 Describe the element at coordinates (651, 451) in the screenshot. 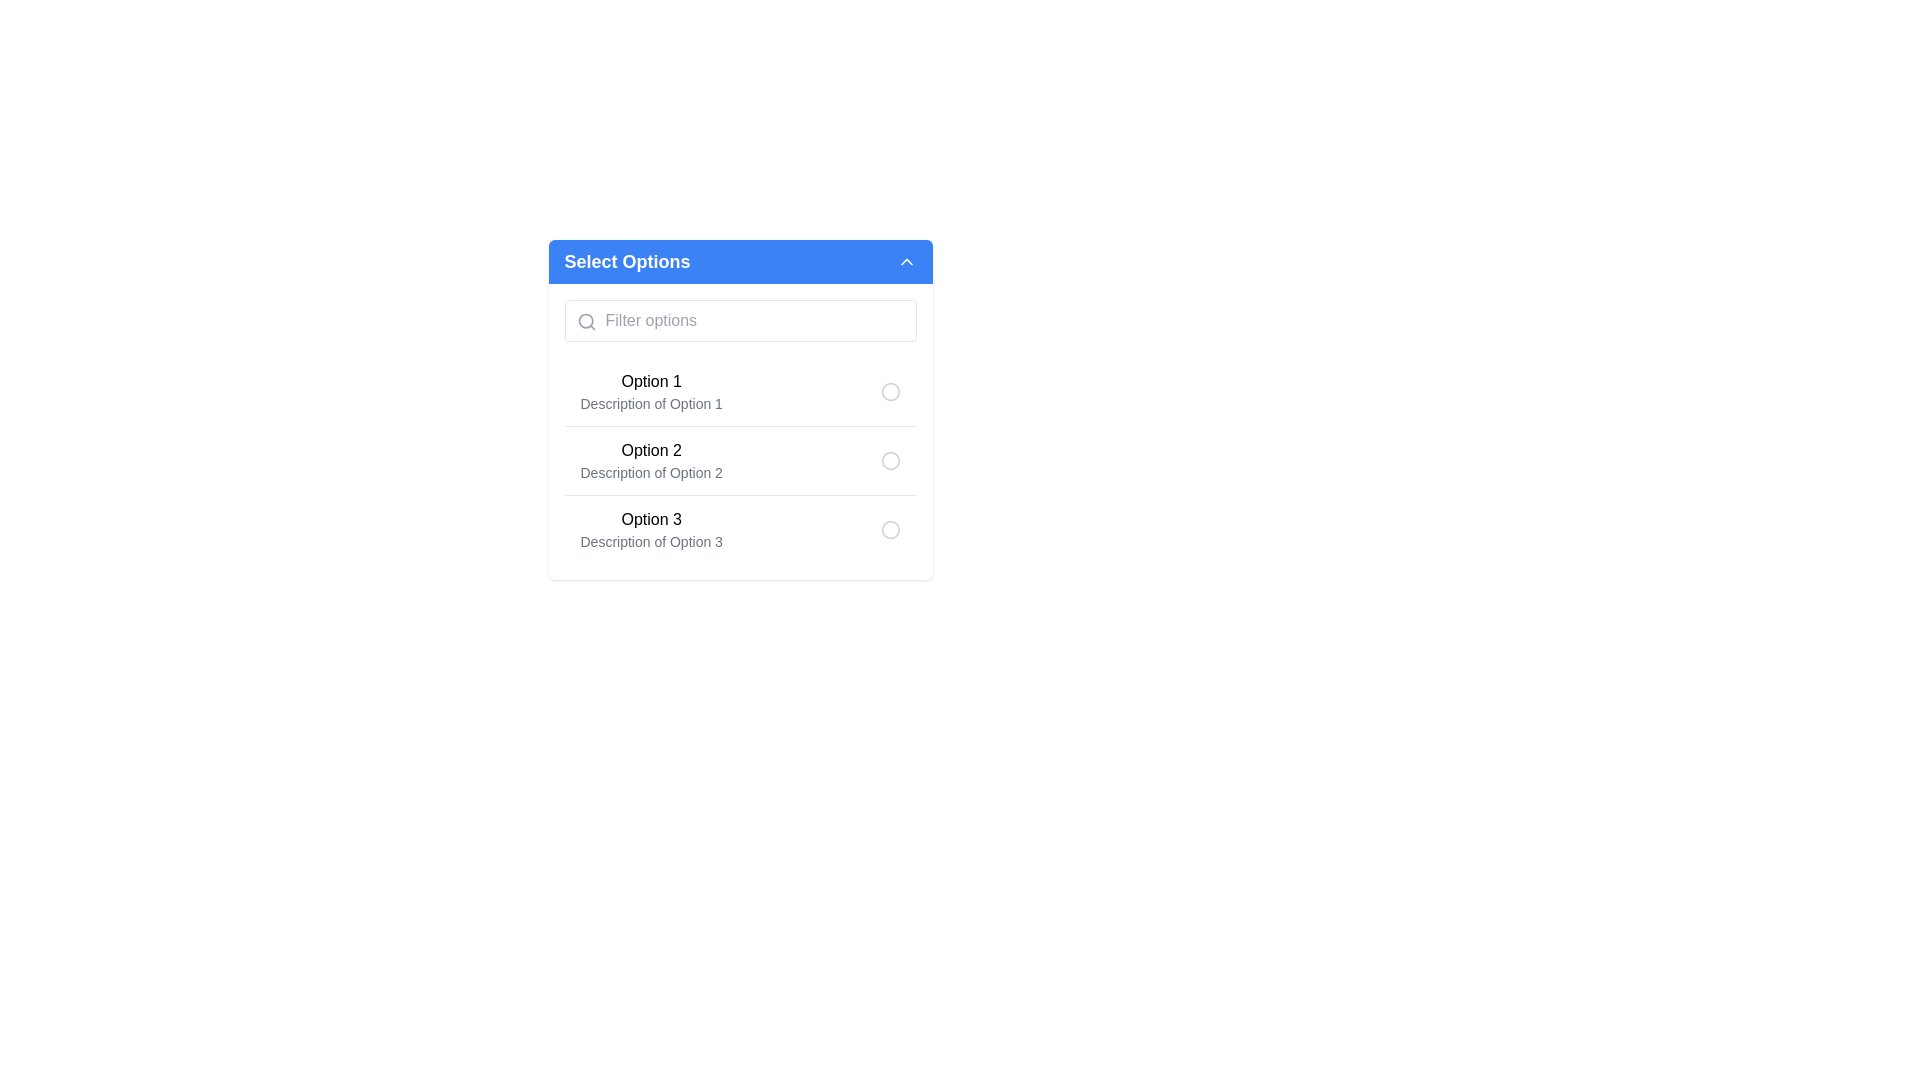

I see `the text label that serves as the title for the first selectable option in the dropdown menu, located below the search bar` at that location.